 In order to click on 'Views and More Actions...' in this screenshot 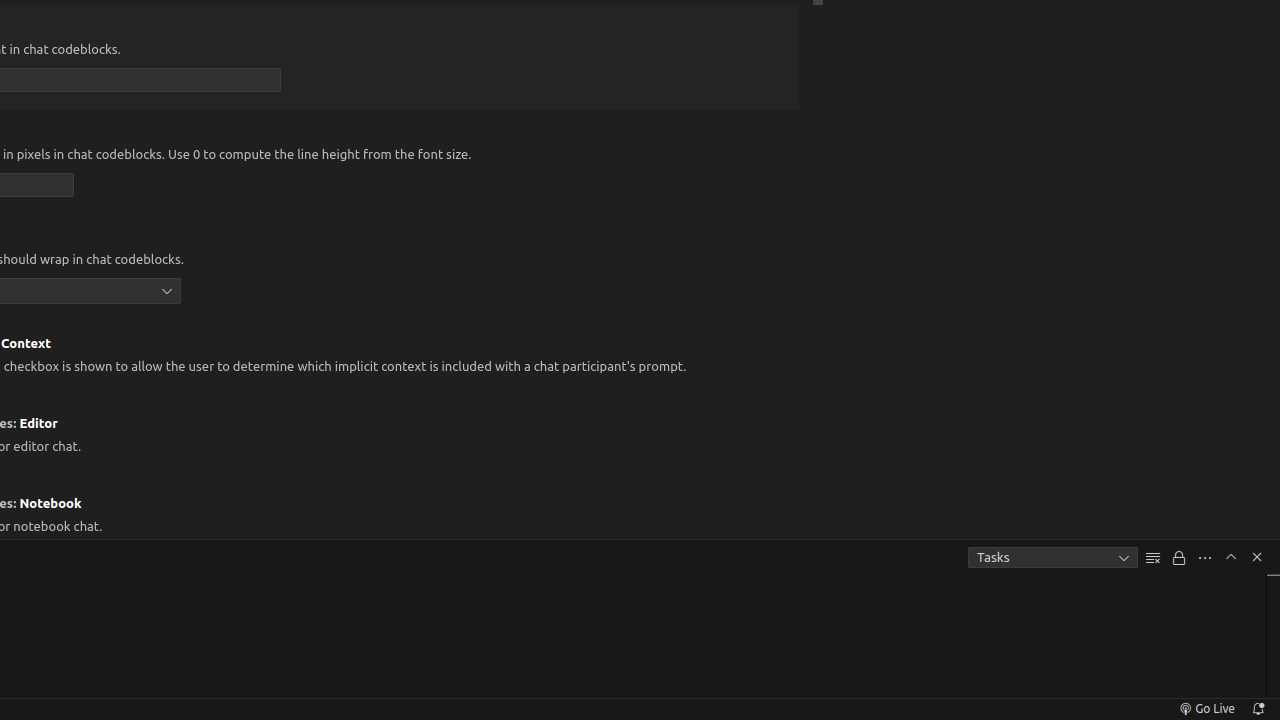, I will do `click(1203, 557)`.